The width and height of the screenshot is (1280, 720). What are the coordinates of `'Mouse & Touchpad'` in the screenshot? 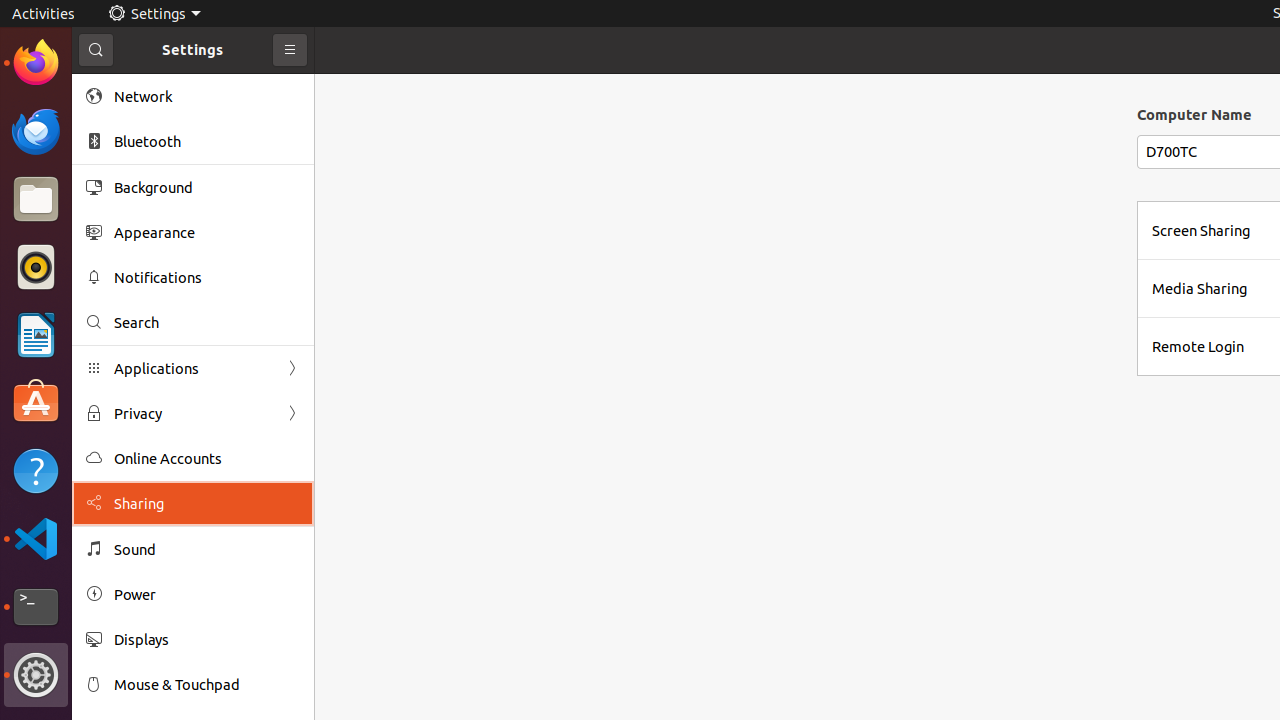 It's located at (206, 683).